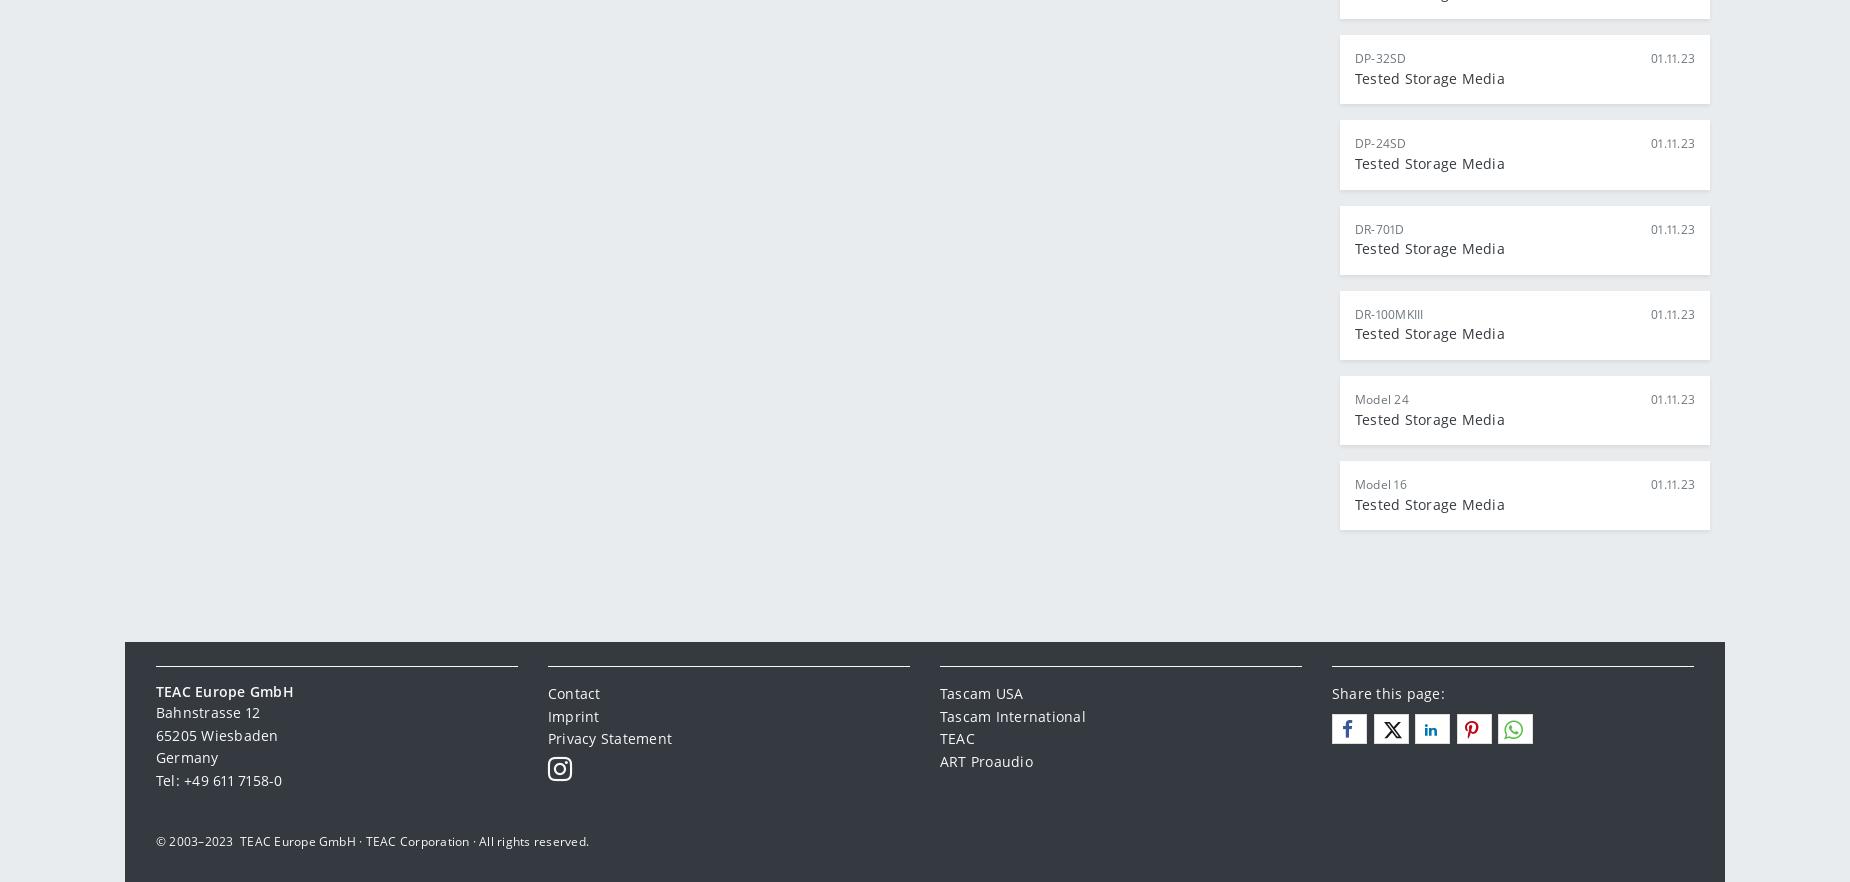  What do you see at coordinates (218, 779) in the screenshot?
I see `'Tel: +49 611 7158-0'` at bounding box center [218, 779].